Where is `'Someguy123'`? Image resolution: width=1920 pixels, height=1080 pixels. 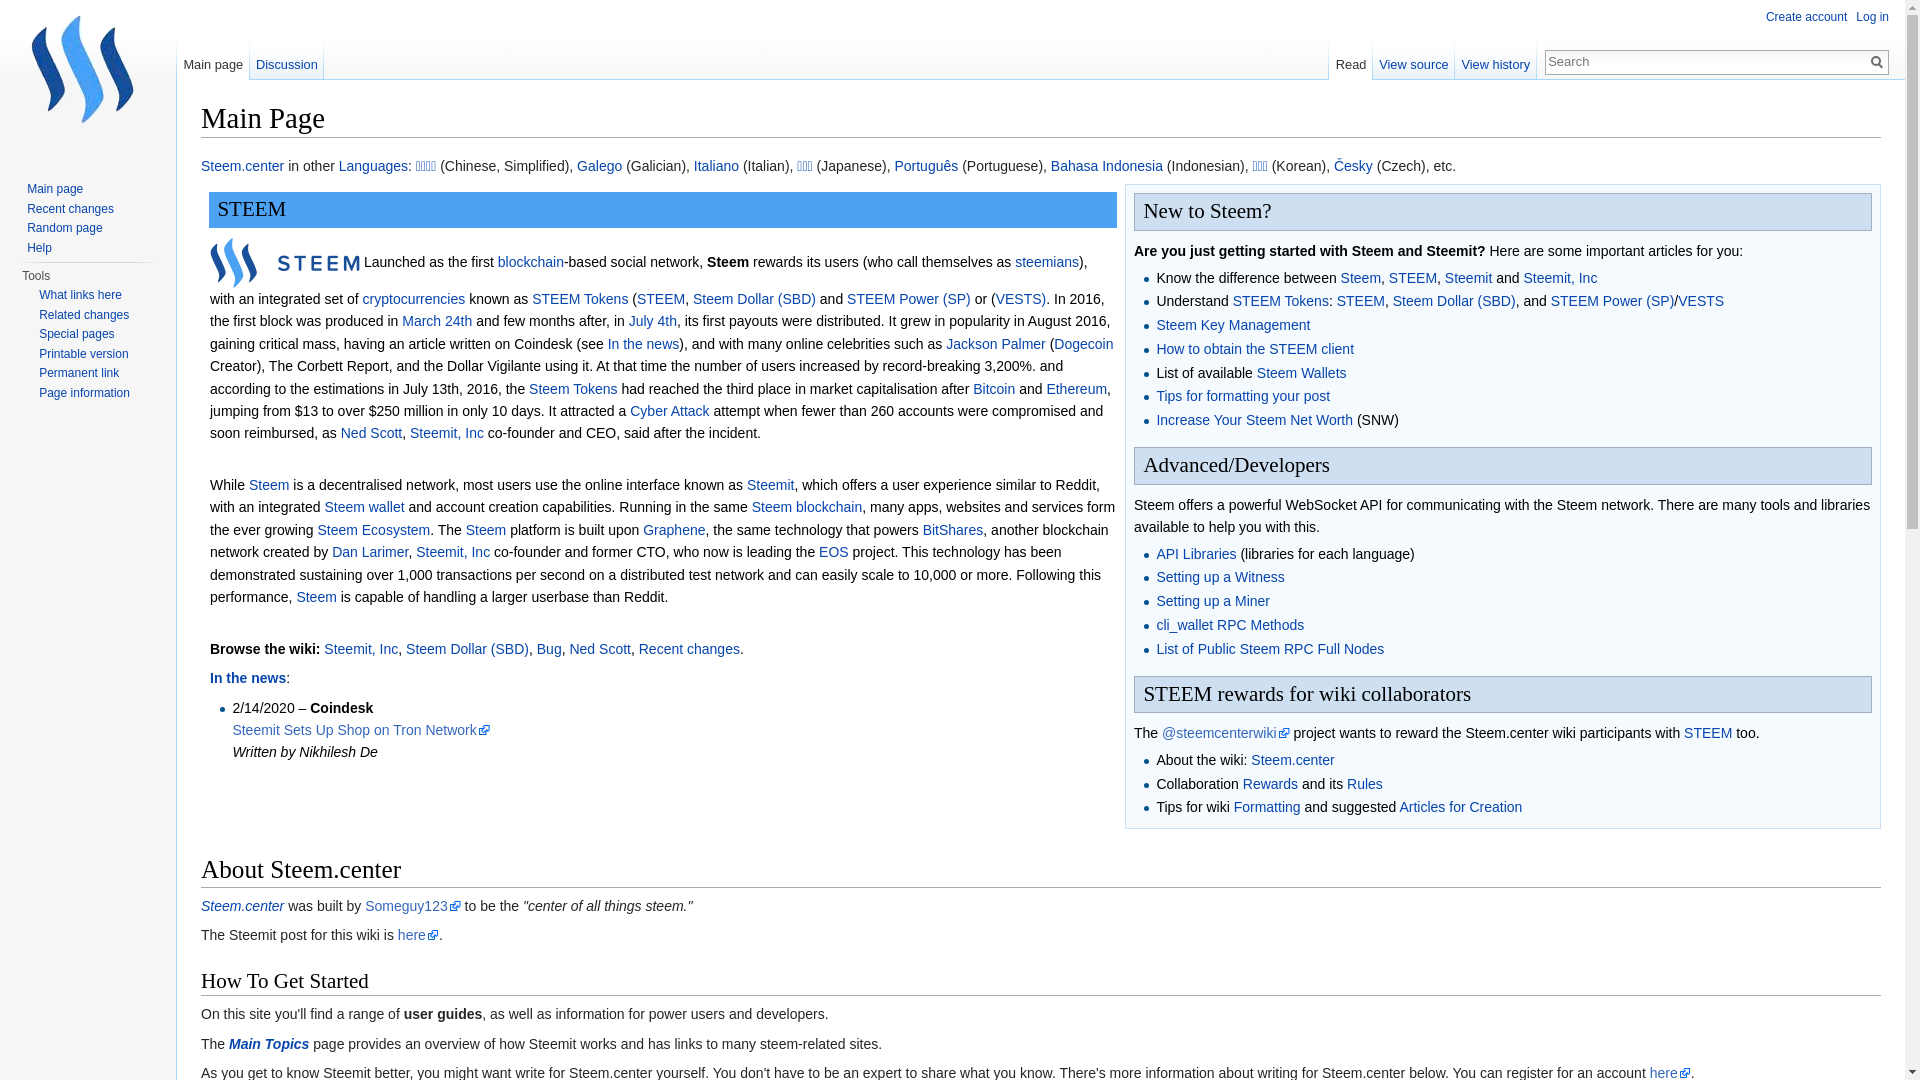
'Someguy123' is located at coordinates (411, 906).